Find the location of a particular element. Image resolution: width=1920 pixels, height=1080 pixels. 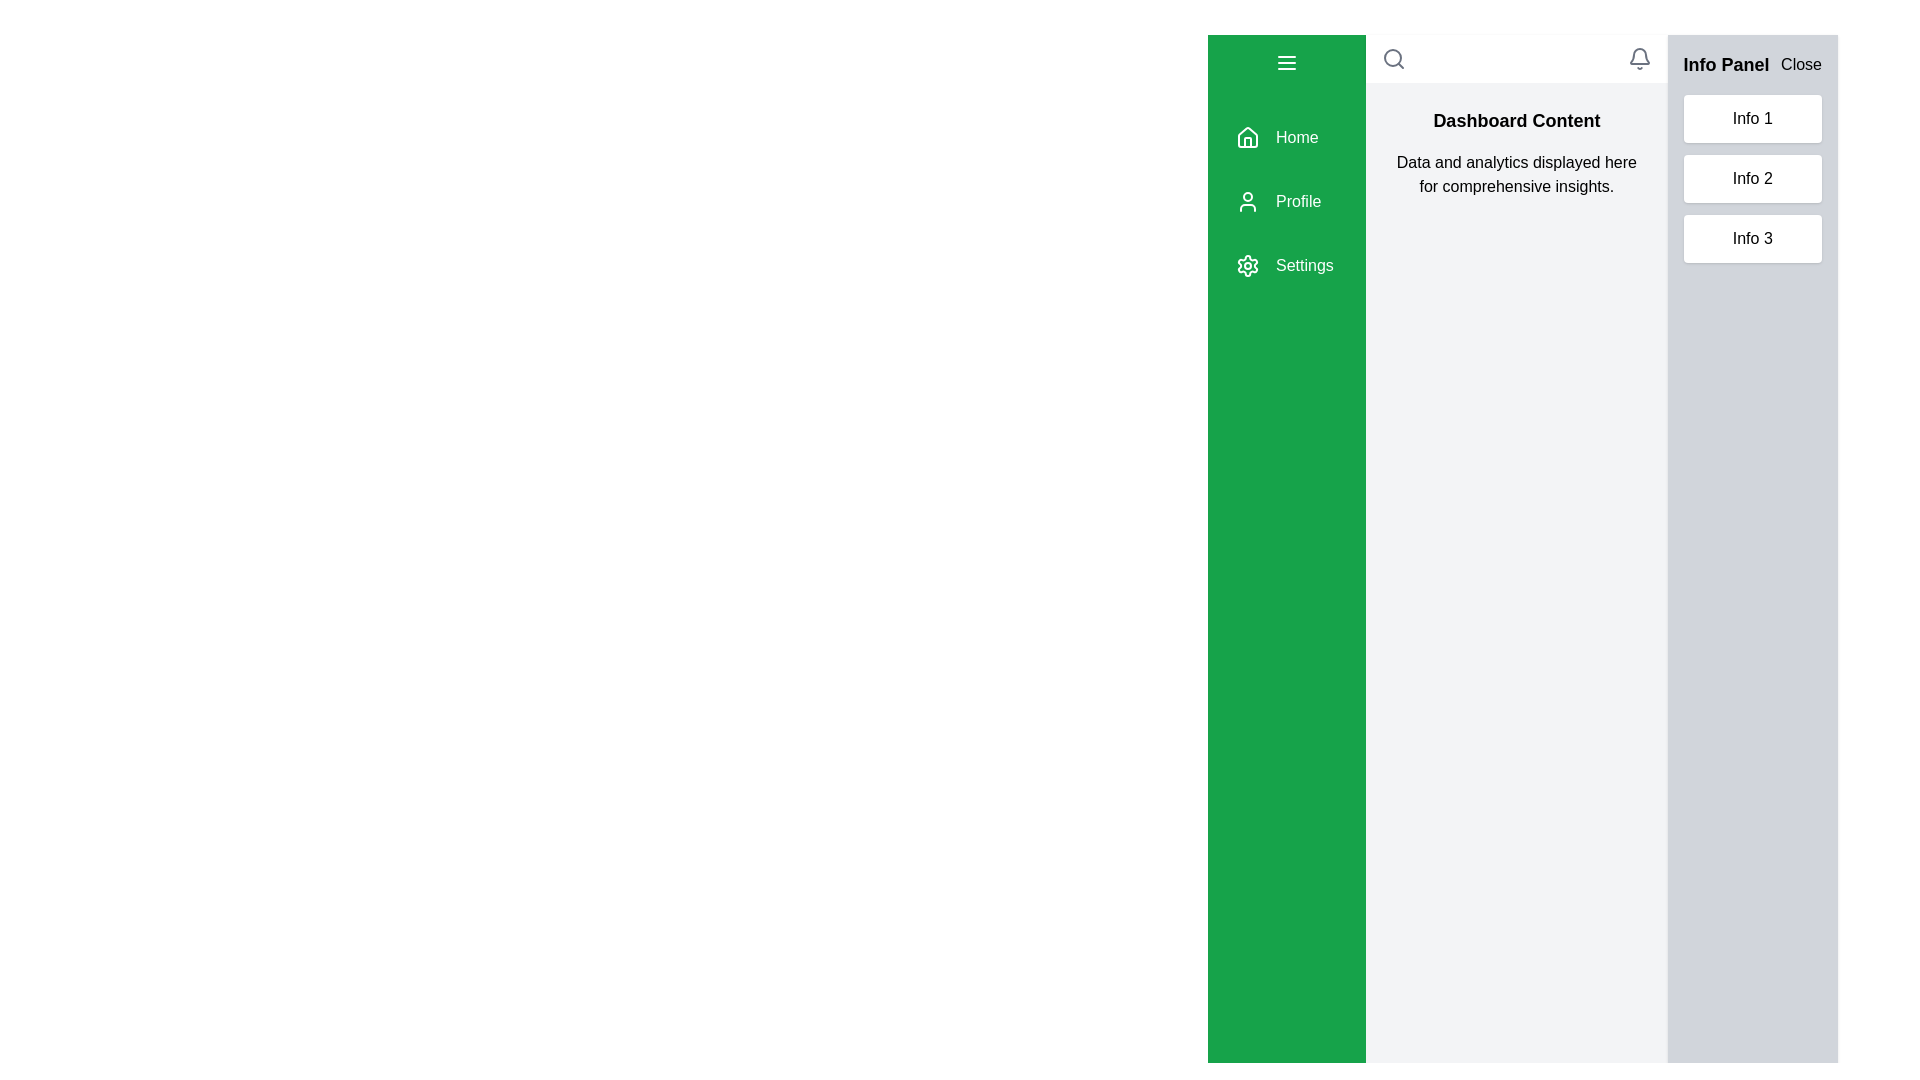

the 'Settings' button in the vertical navigation menu, which has a gear icon and a green background is located at coordinates (1287, 265).